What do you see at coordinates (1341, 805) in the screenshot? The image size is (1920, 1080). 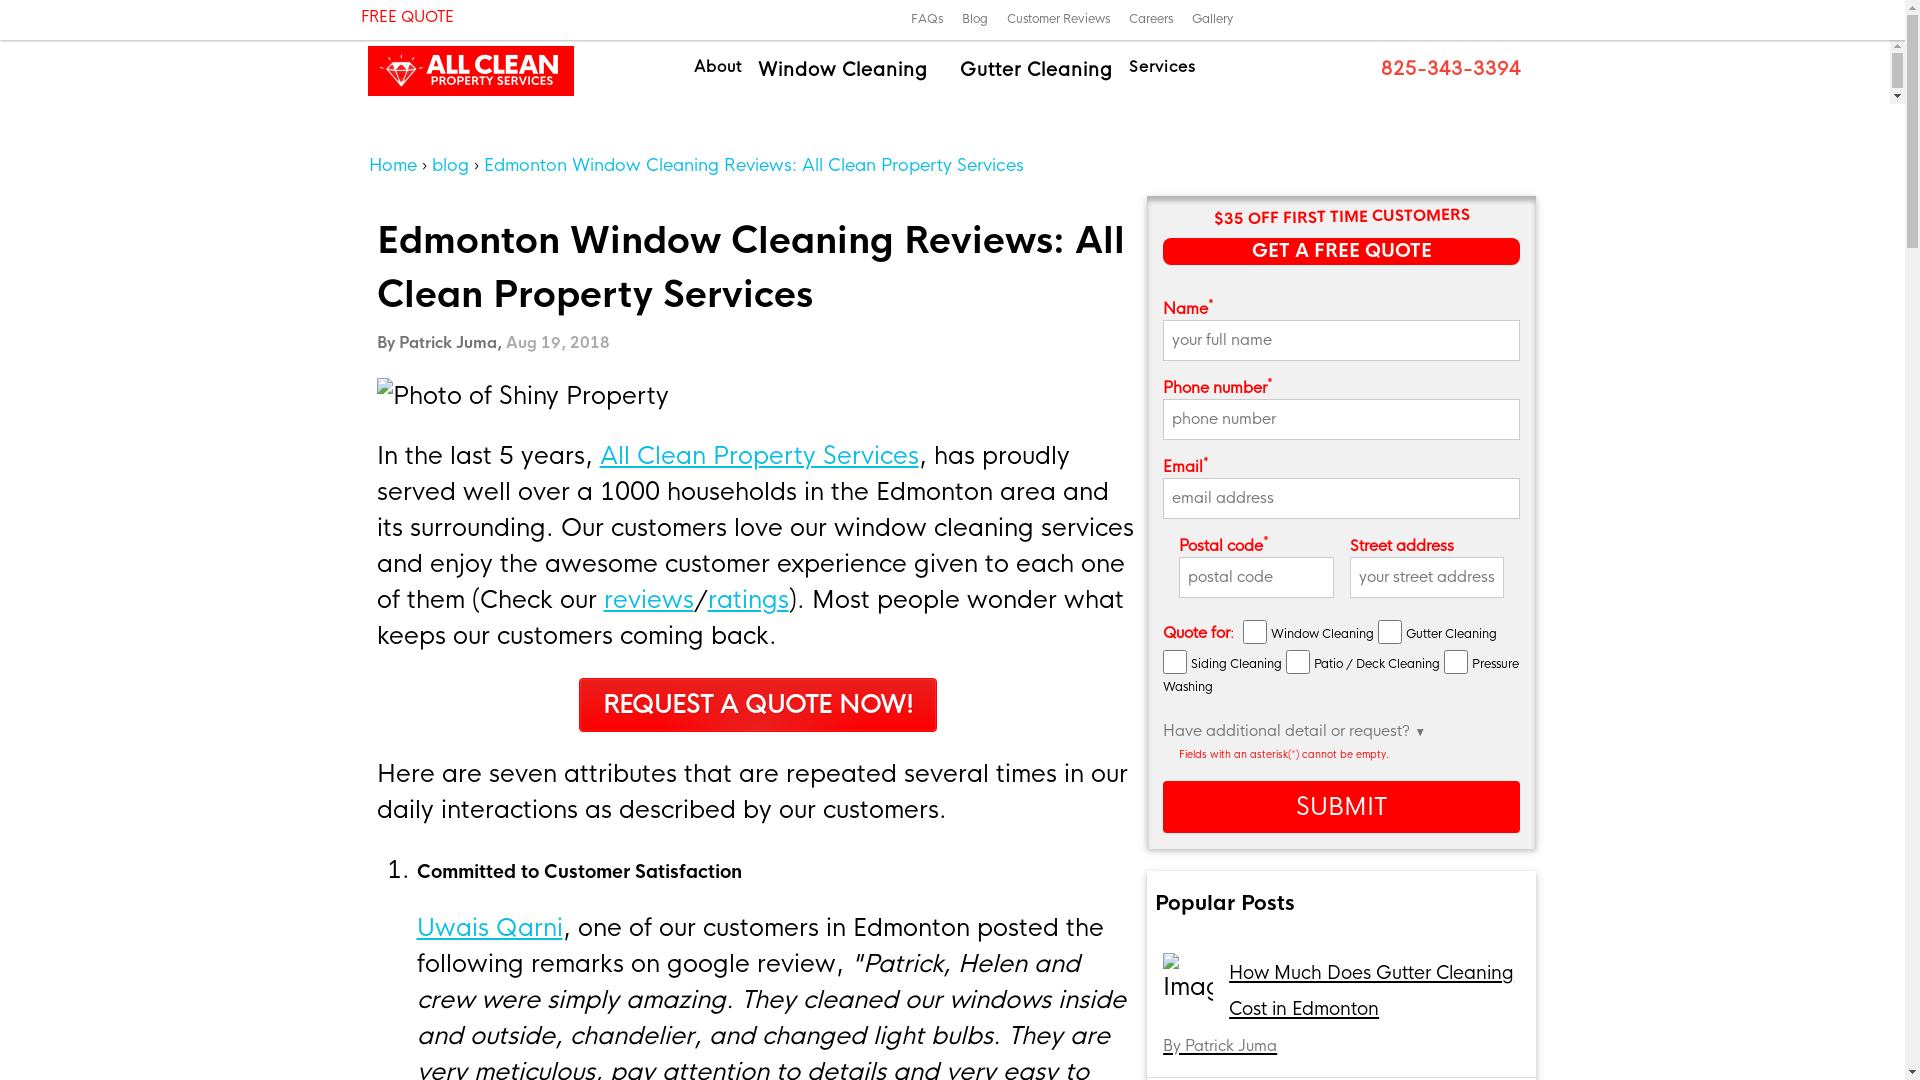 I see `'SUBMIT'` at bounding box center [1341, 805].